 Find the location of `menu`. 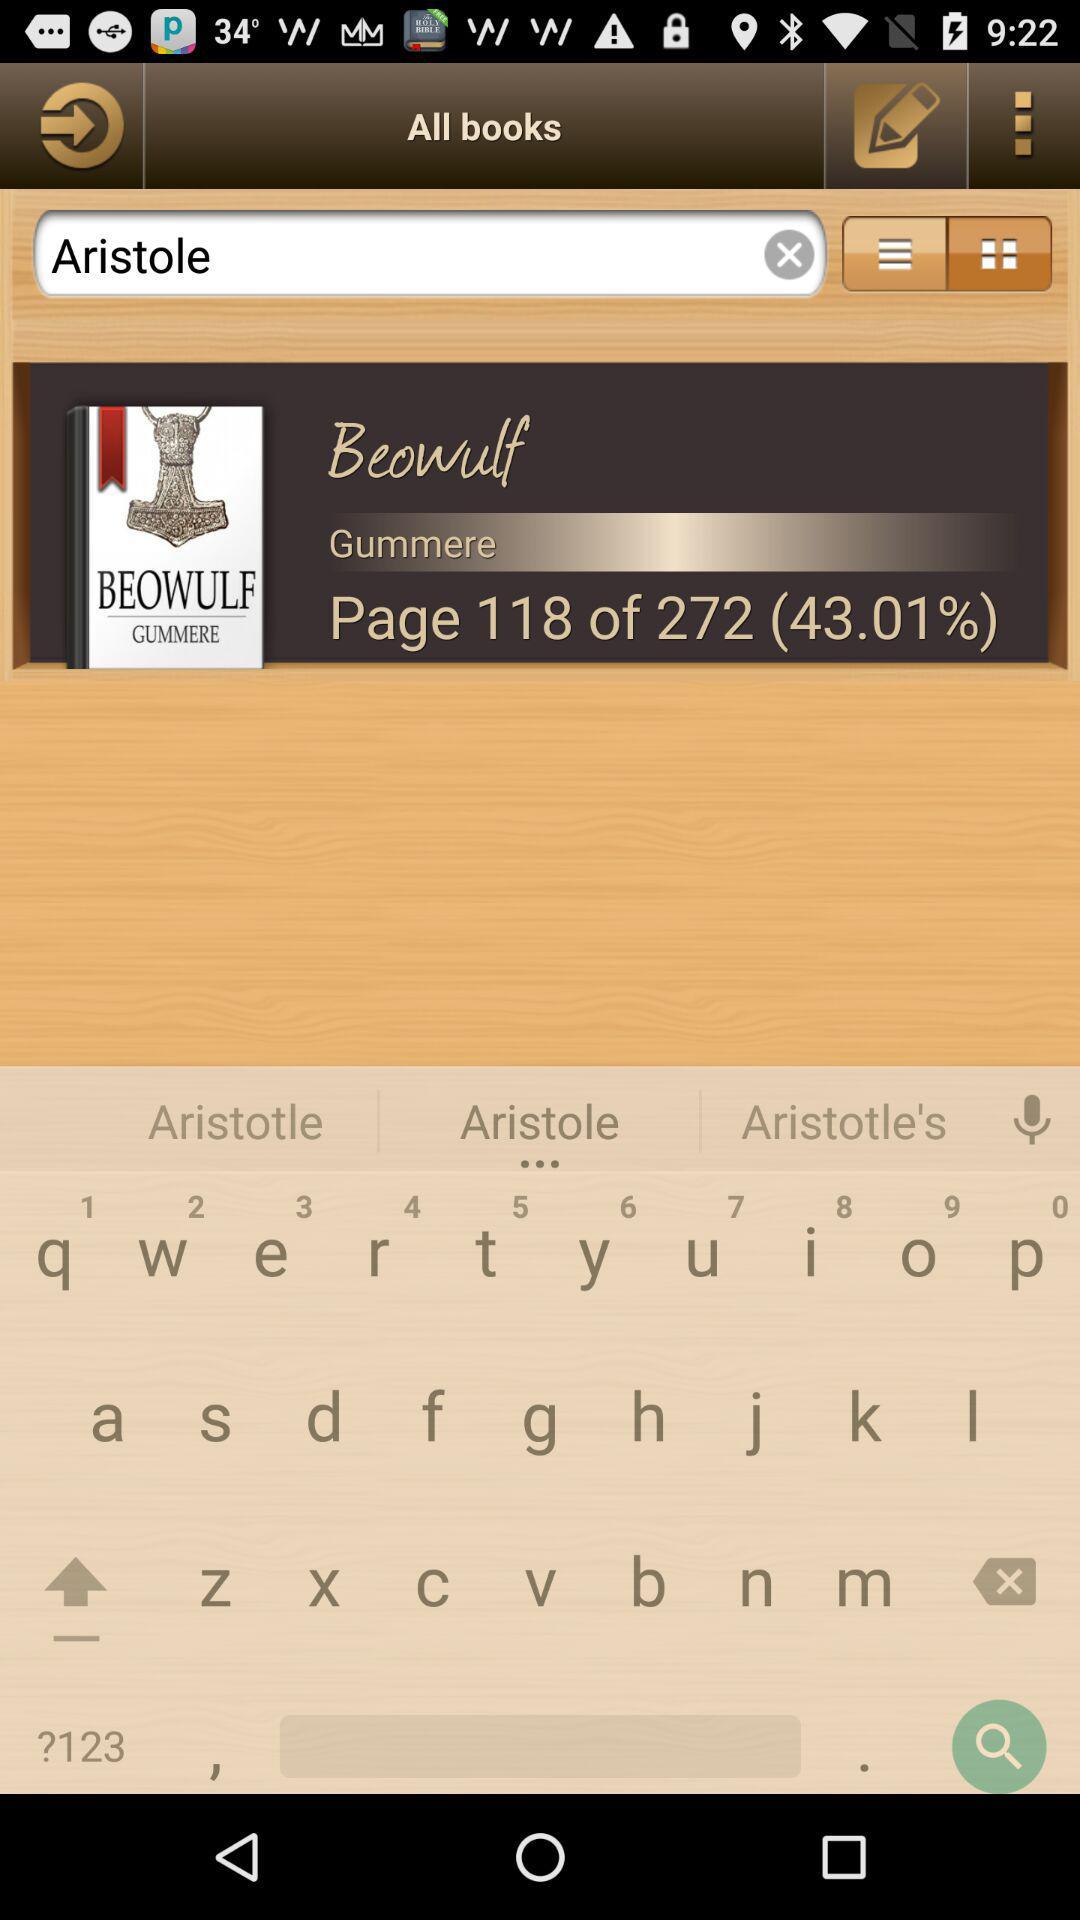

menu is located at coordinates (1024, 124).